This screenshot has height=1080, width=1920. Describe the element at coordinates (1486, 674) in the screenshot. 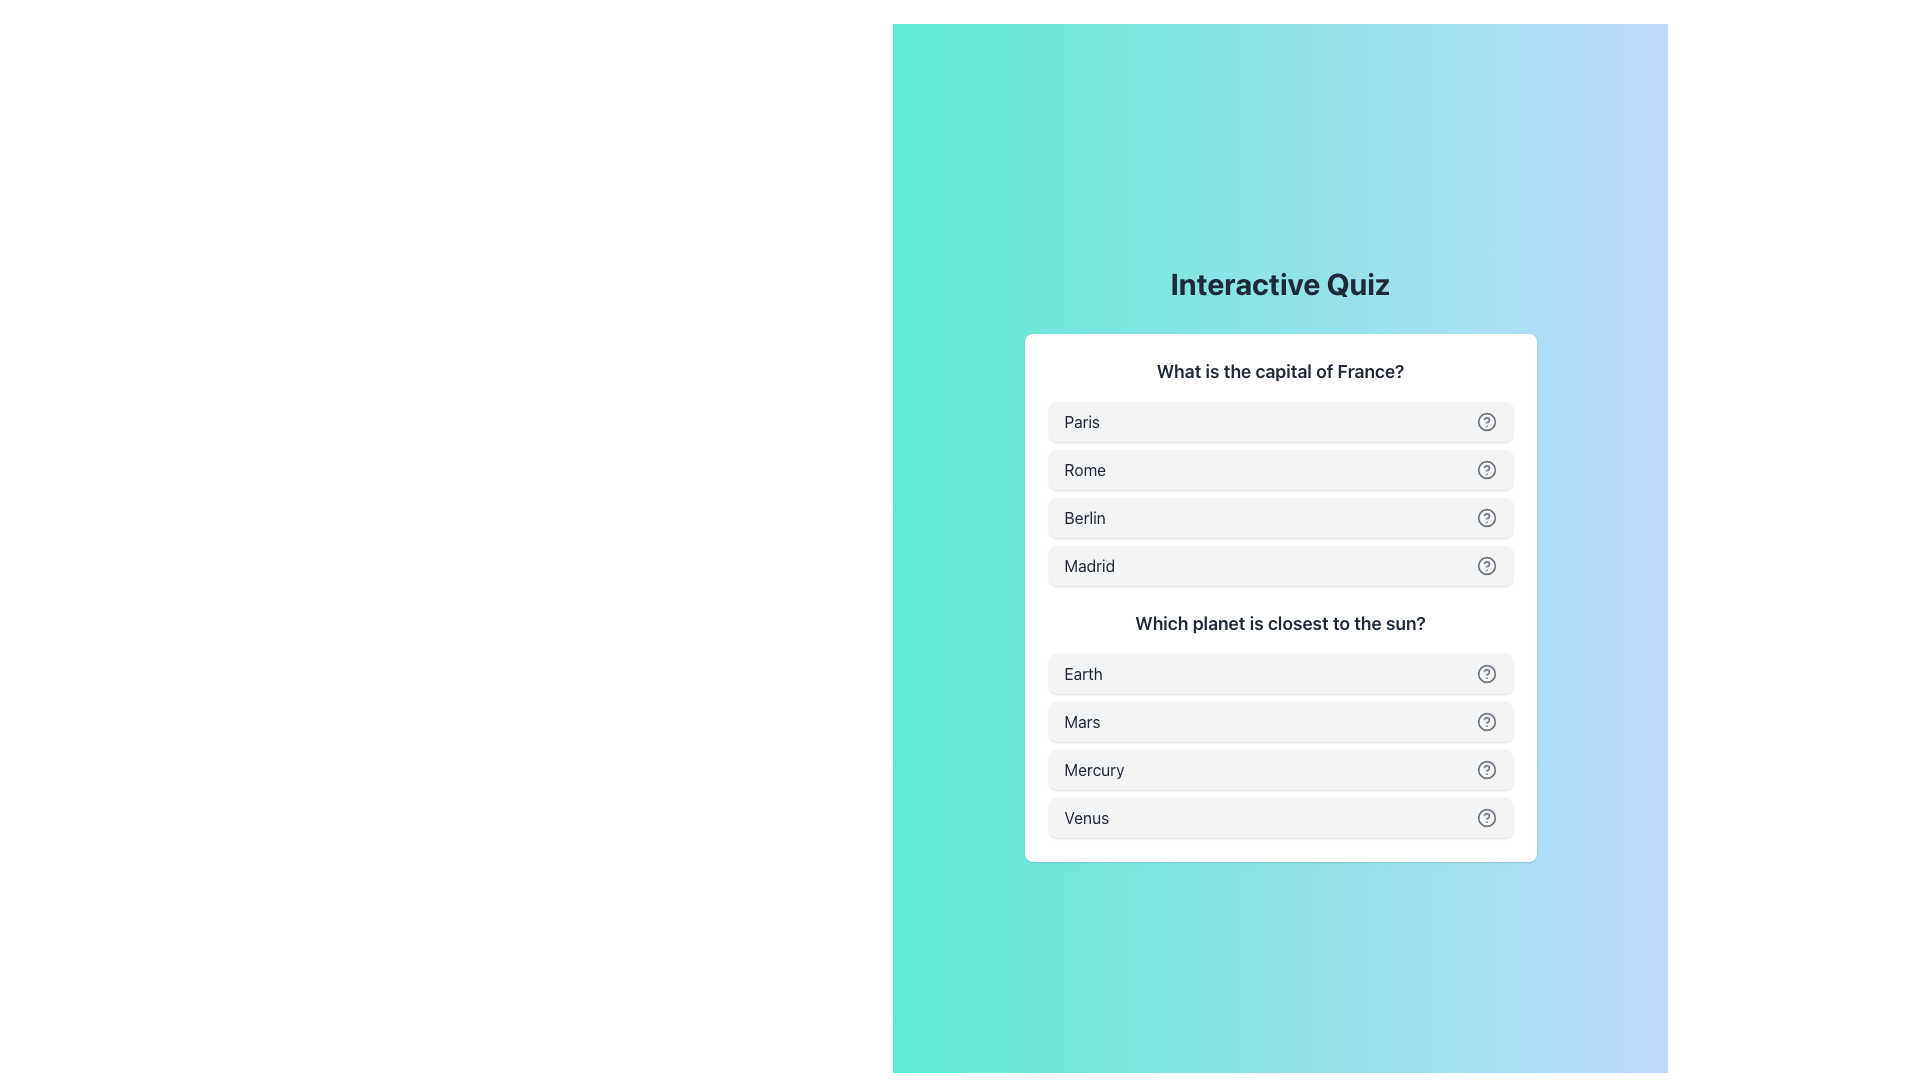

I see `the interactive icon located to the right of the option labeled 'Mars' in the second question section of the interactive quiz` at that location.